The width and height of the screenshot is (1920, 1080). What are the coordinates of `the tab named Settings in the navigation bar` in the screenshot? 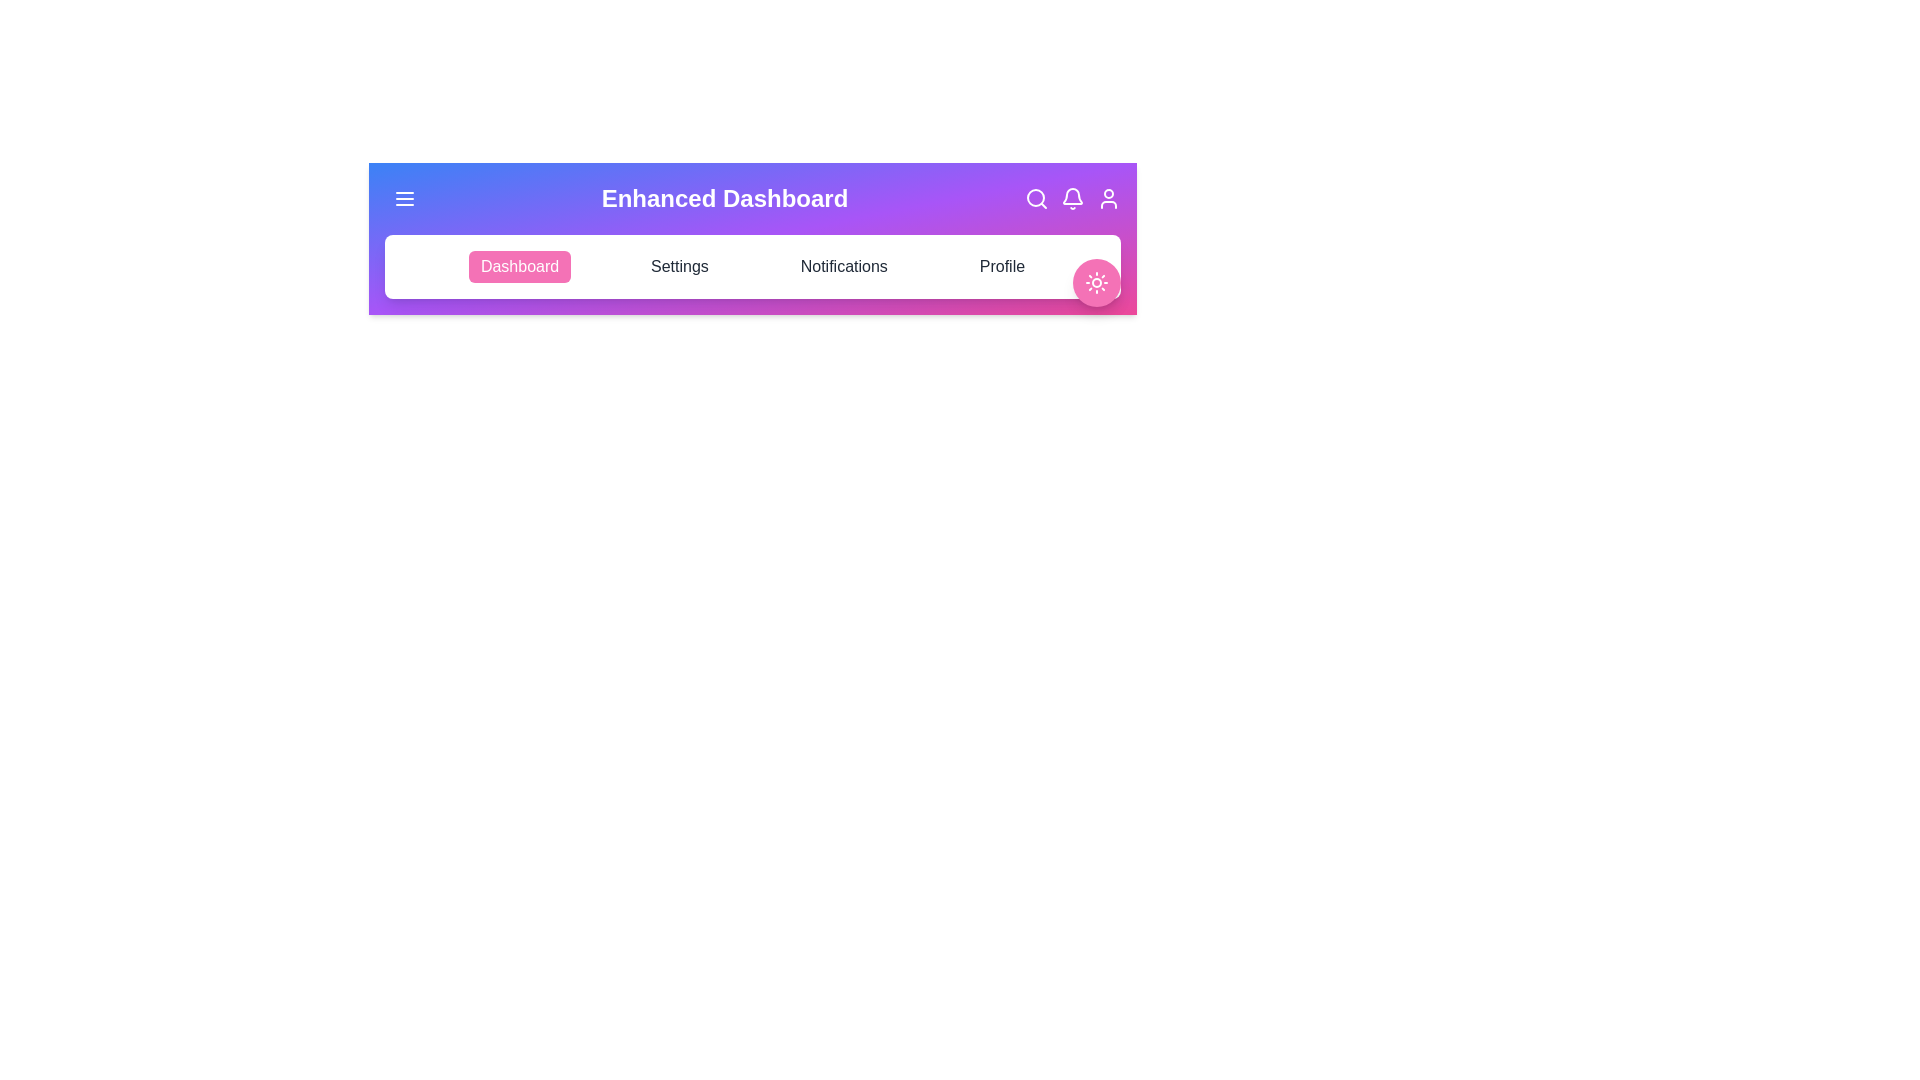 It's located at (680, 265).